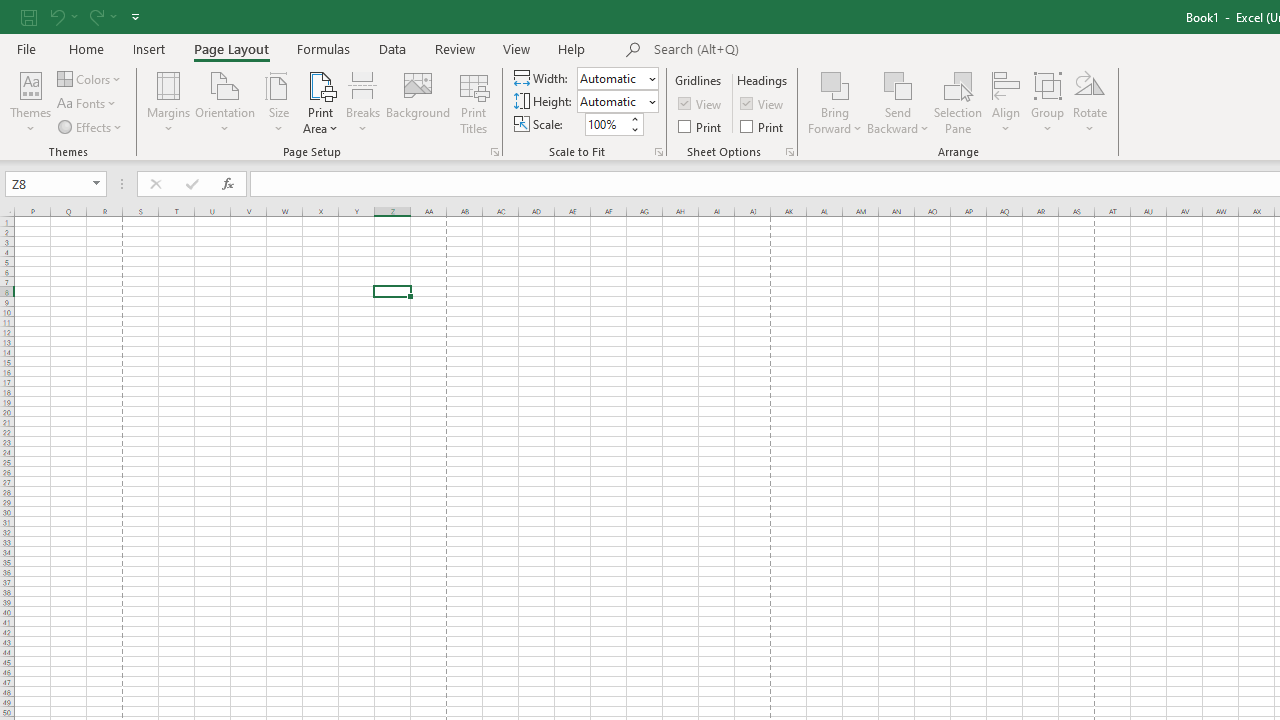 The width and height of the screenshot is (1280, 720). I want to click on 'Themes', so click(30, 103).